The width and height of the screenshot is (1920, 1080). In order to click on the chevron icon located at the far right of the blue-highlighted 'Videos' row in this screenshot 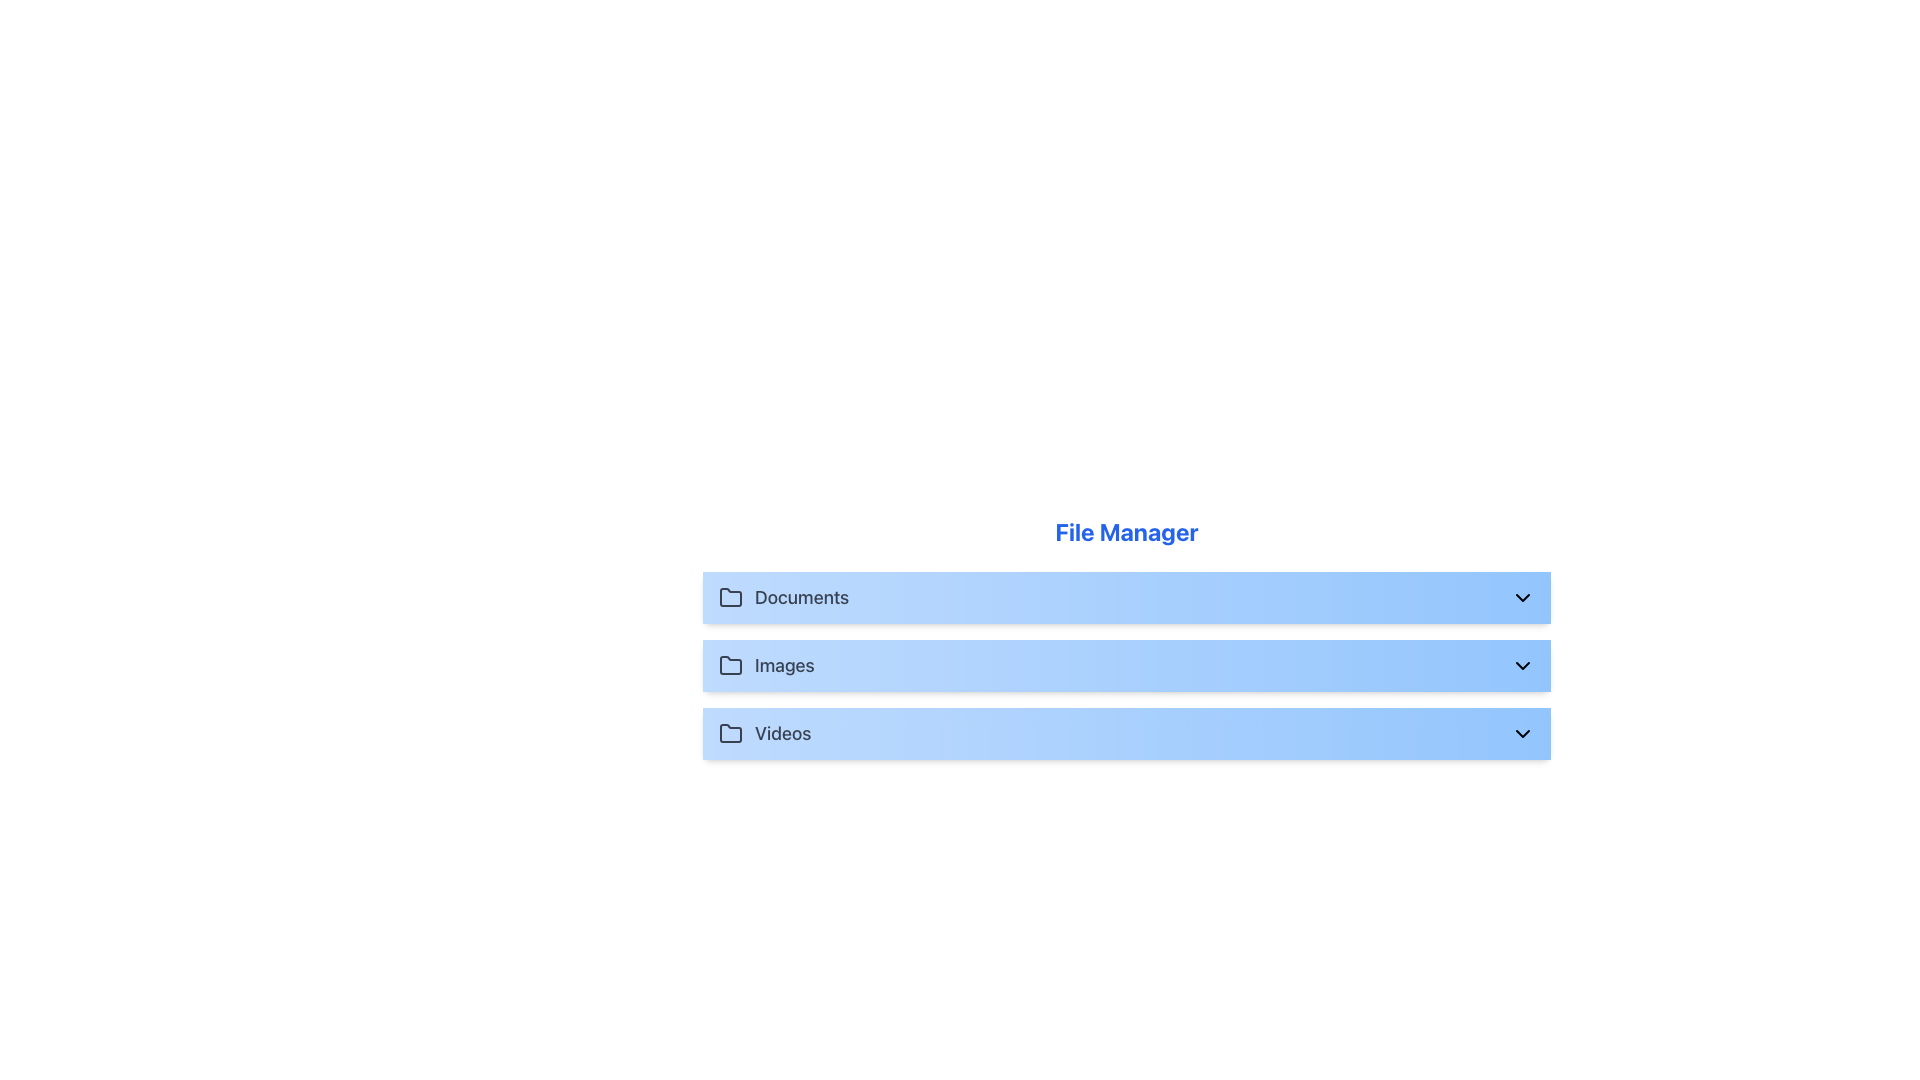, I will do `click(1521, 733)`.